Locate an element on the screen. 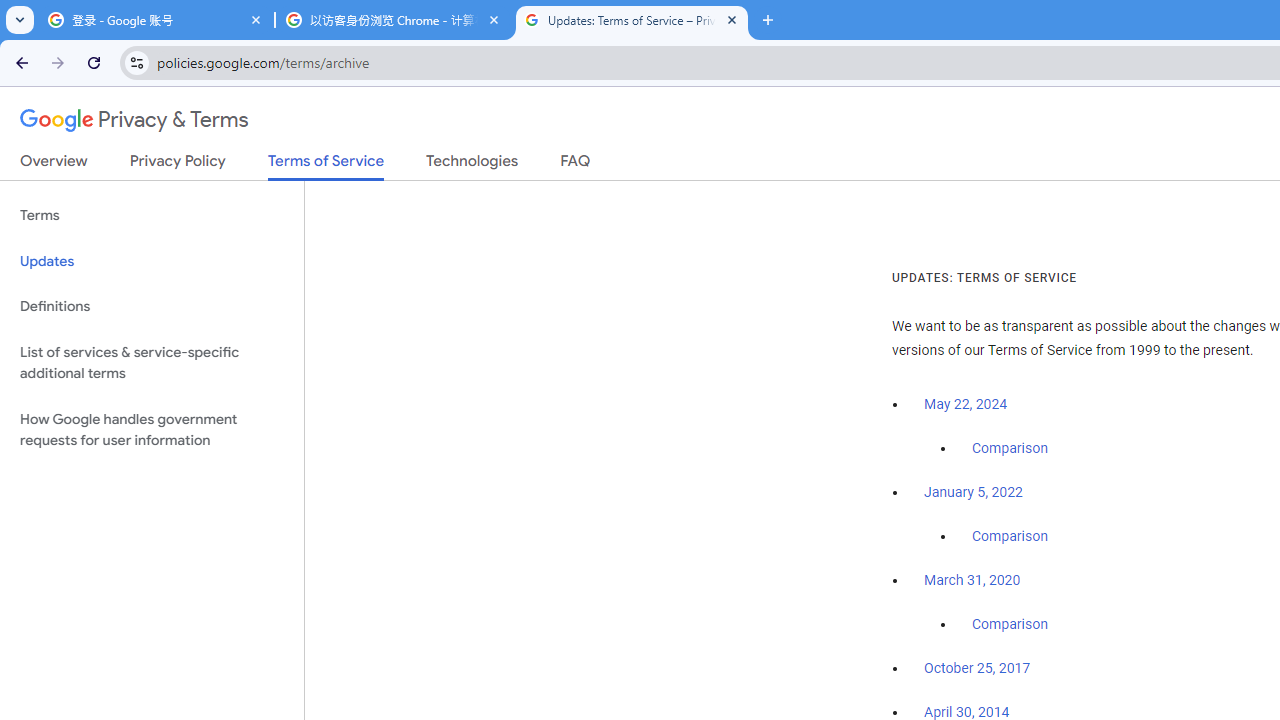 This screenshot has width=1280, height=720. 'October 25, 2017' is located at coordinates (977, 669).